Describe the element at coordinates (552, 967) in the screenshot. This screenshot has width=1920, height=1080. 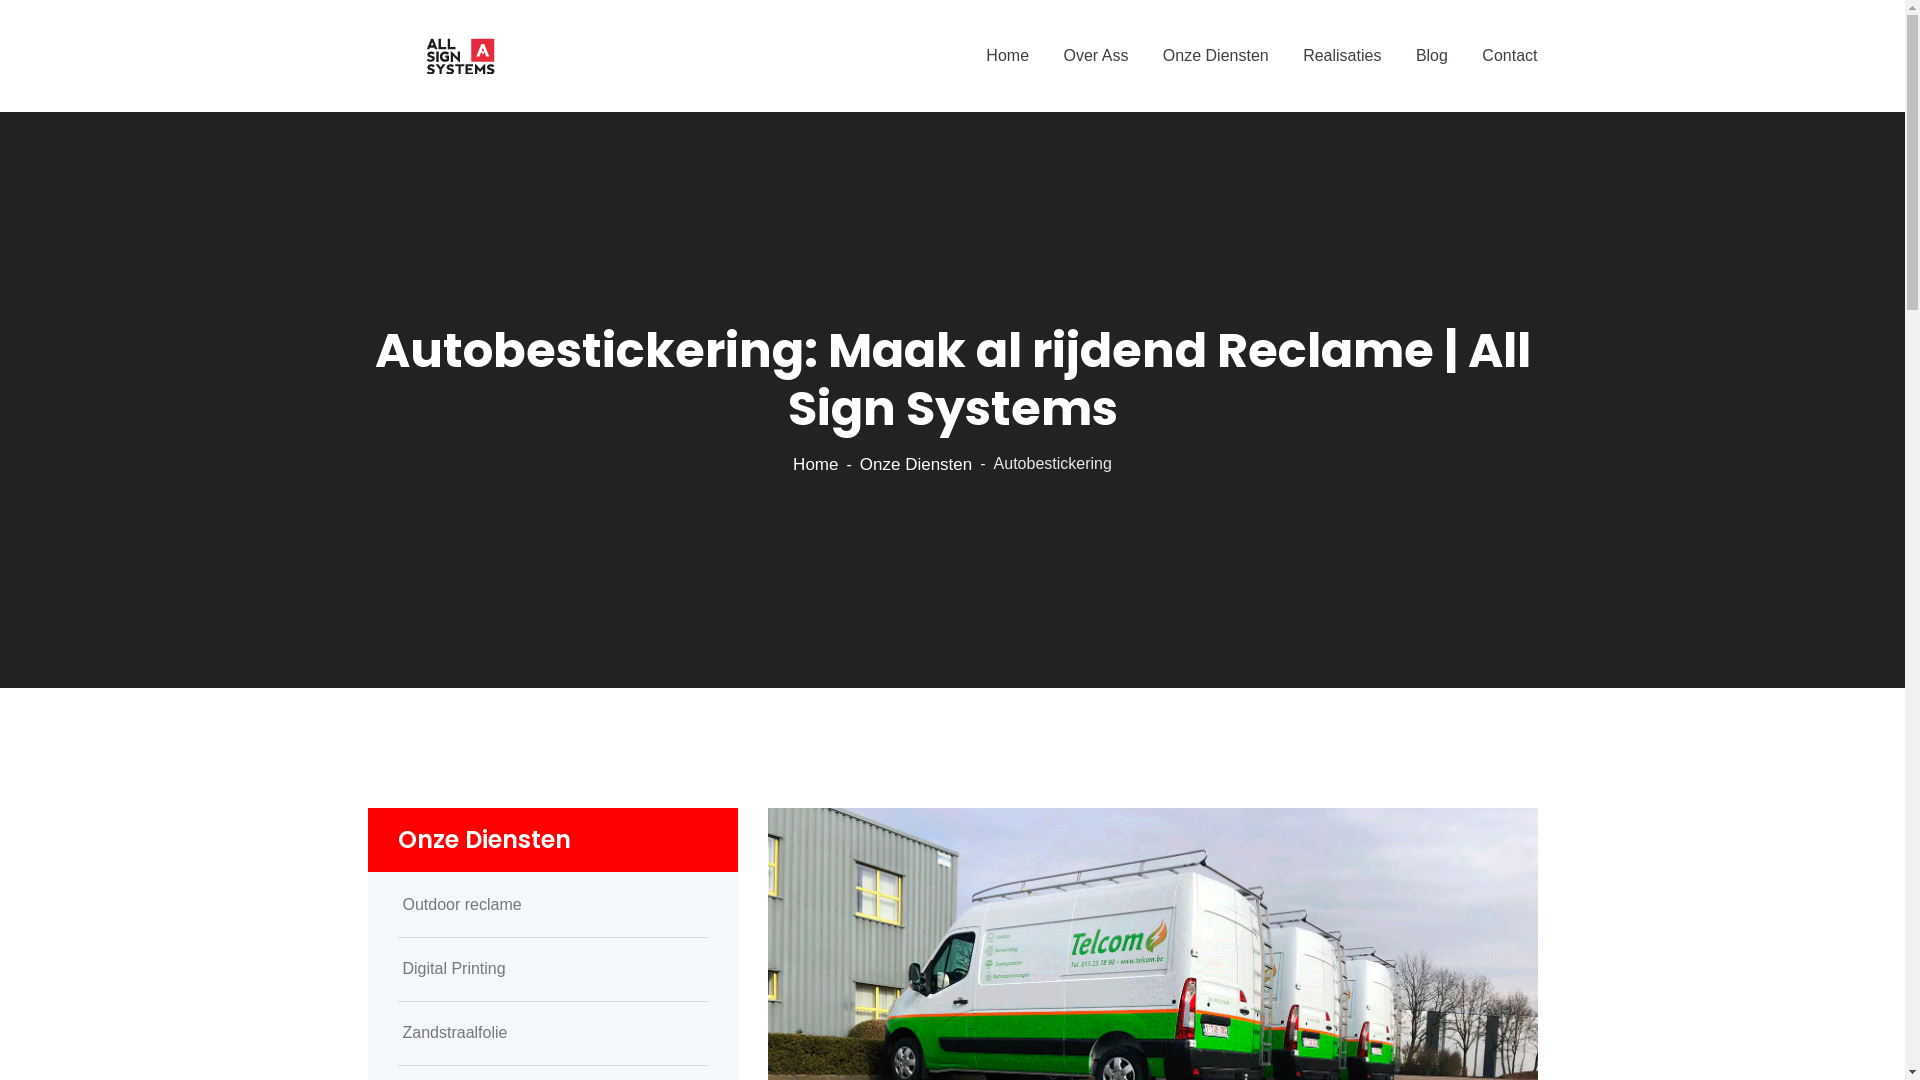
I see `'Digital Printing'` at that location.